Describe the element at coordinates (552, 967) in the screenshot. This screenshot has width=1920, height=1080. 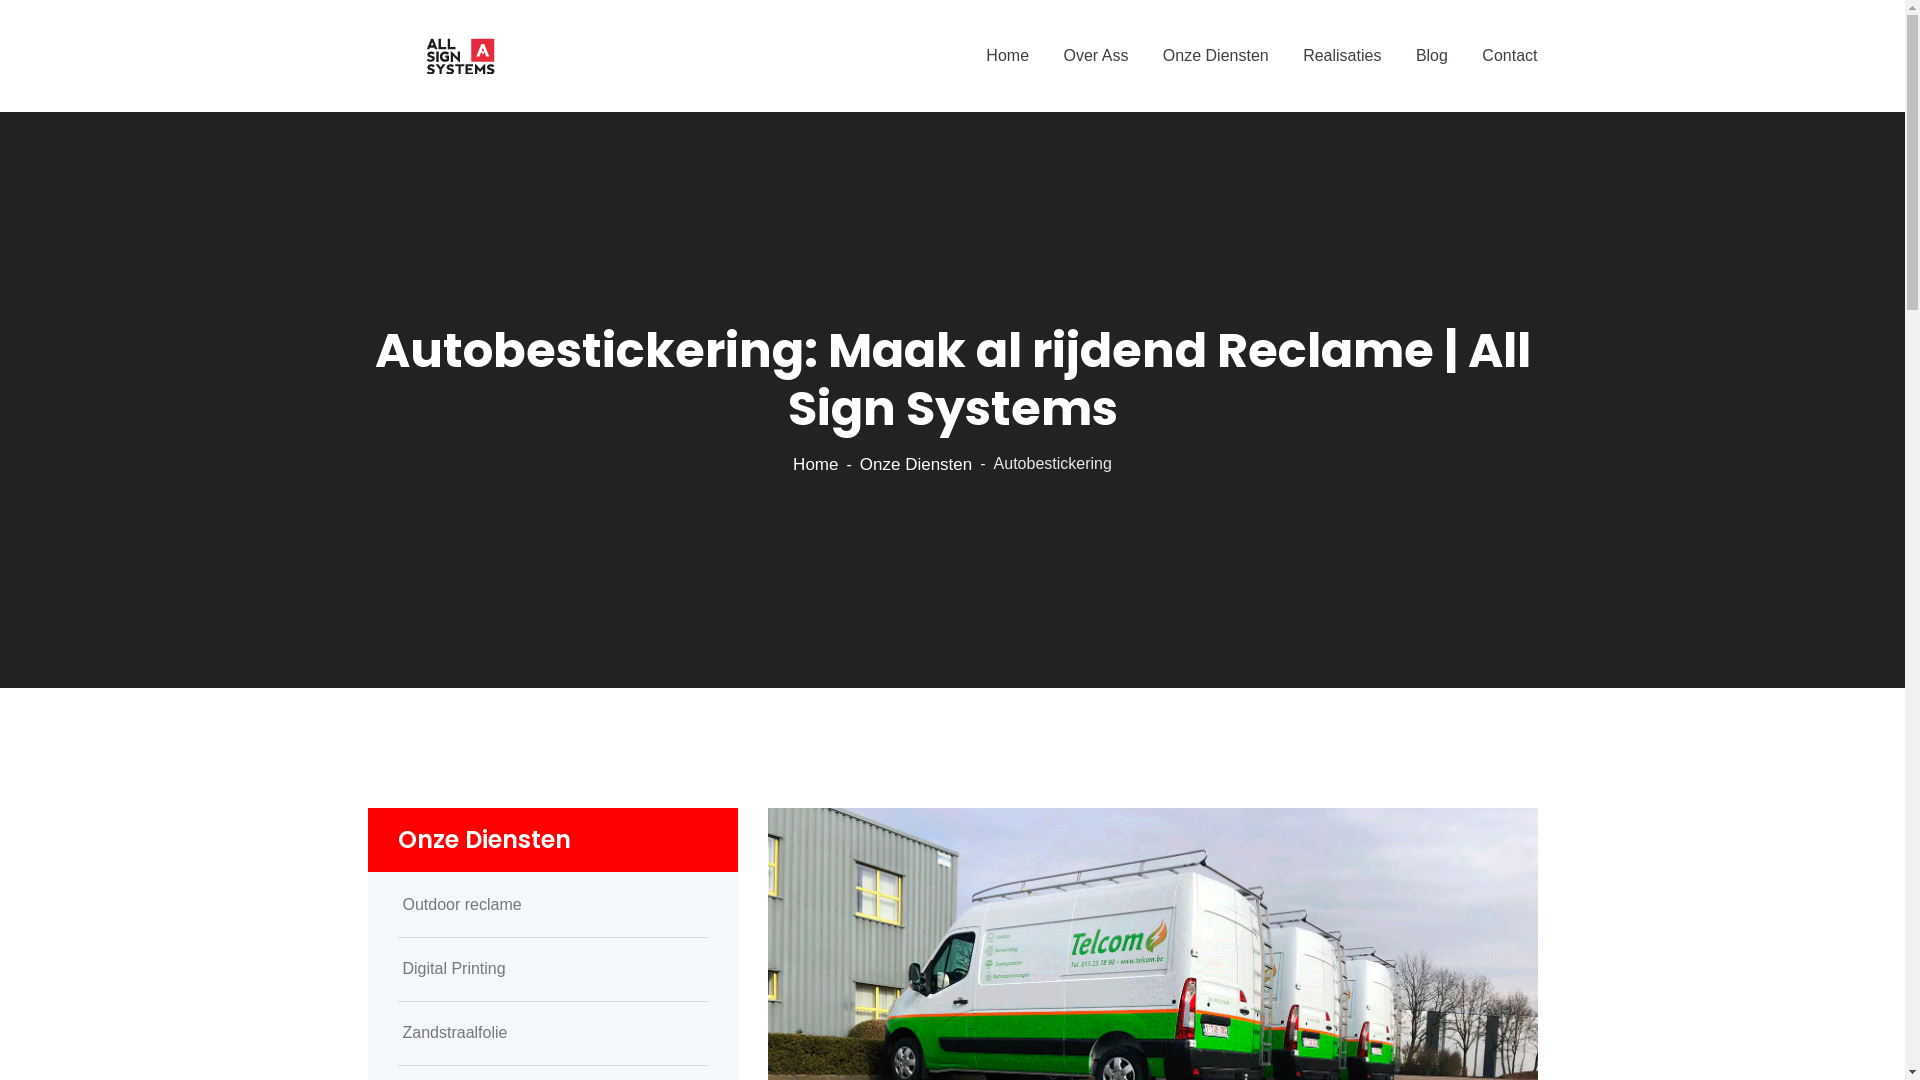
I see `'Digital Printing'` at that location.